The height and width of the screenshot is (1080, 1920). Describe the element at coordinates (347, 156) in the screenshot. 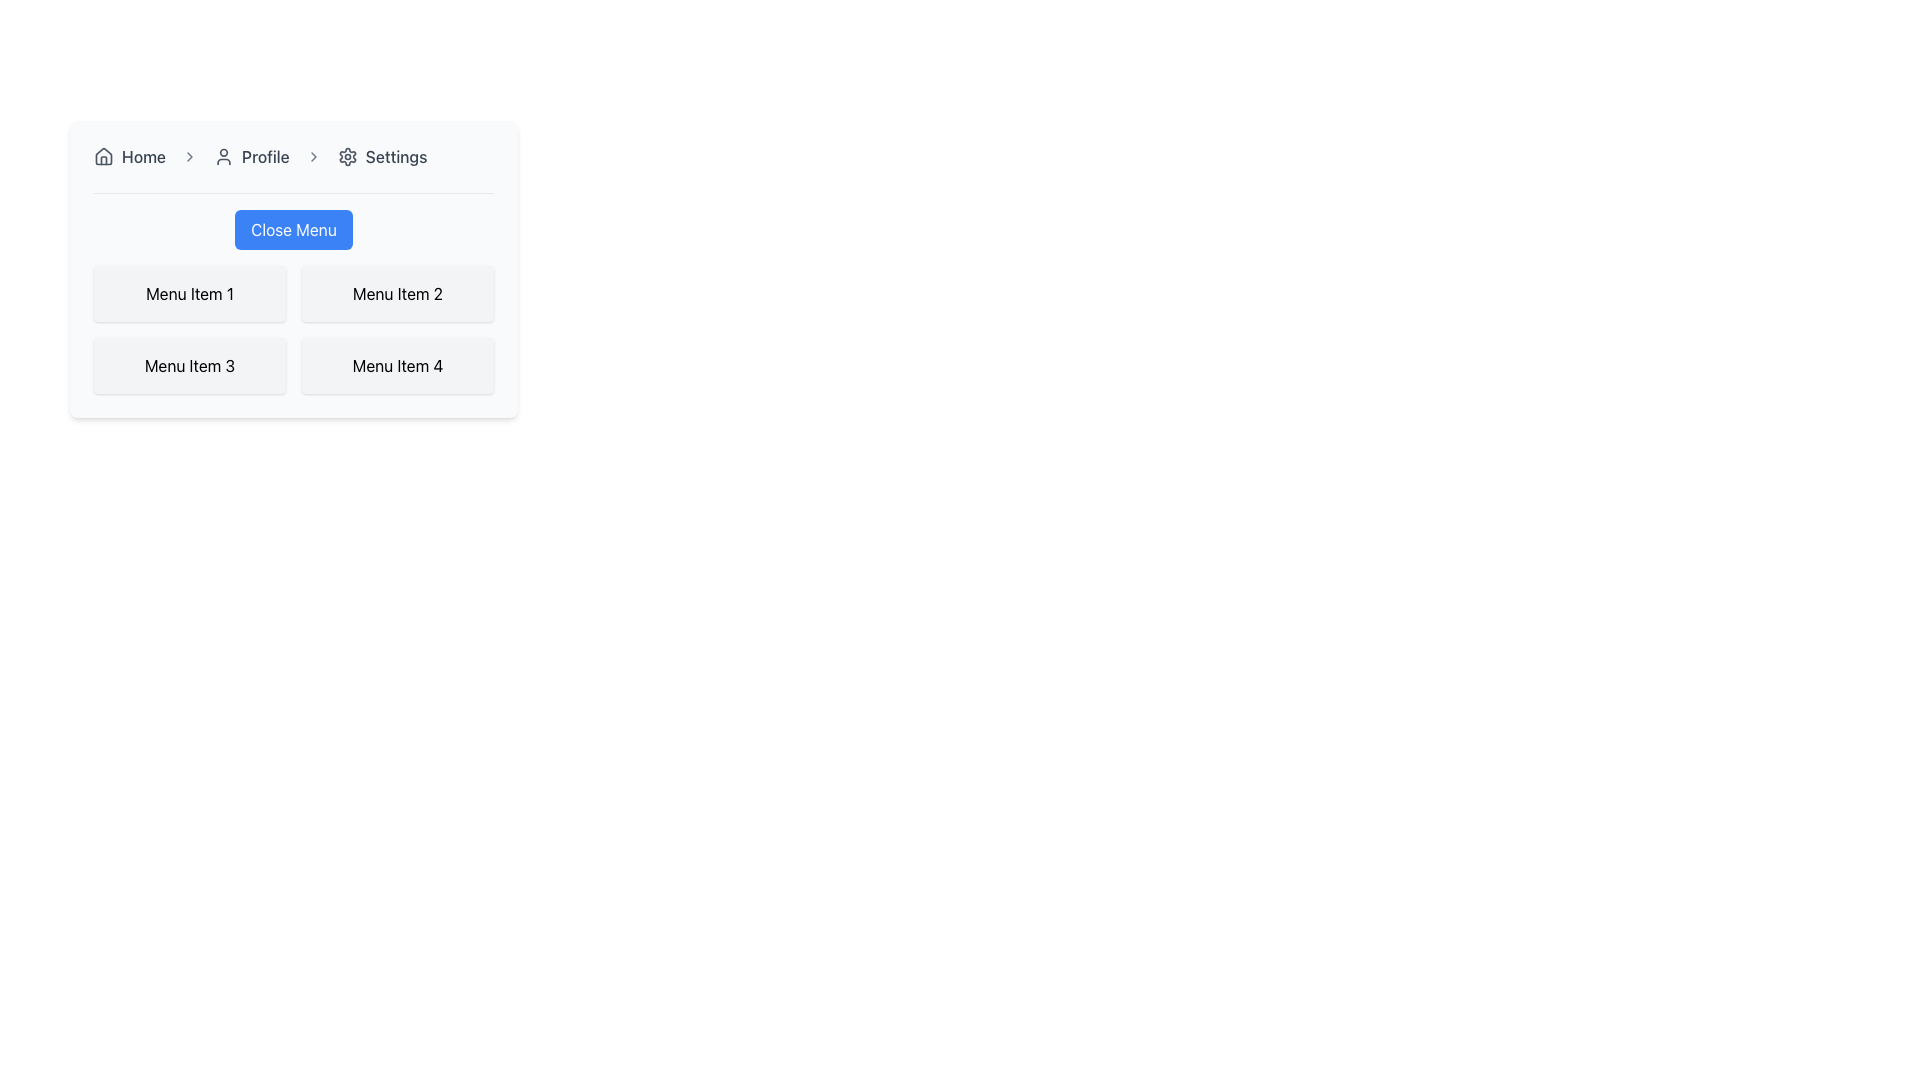

I see `the gear icon located in the upper-right quadrant of the interface, which is immediately to the left of the 'Settings' text` at that location.